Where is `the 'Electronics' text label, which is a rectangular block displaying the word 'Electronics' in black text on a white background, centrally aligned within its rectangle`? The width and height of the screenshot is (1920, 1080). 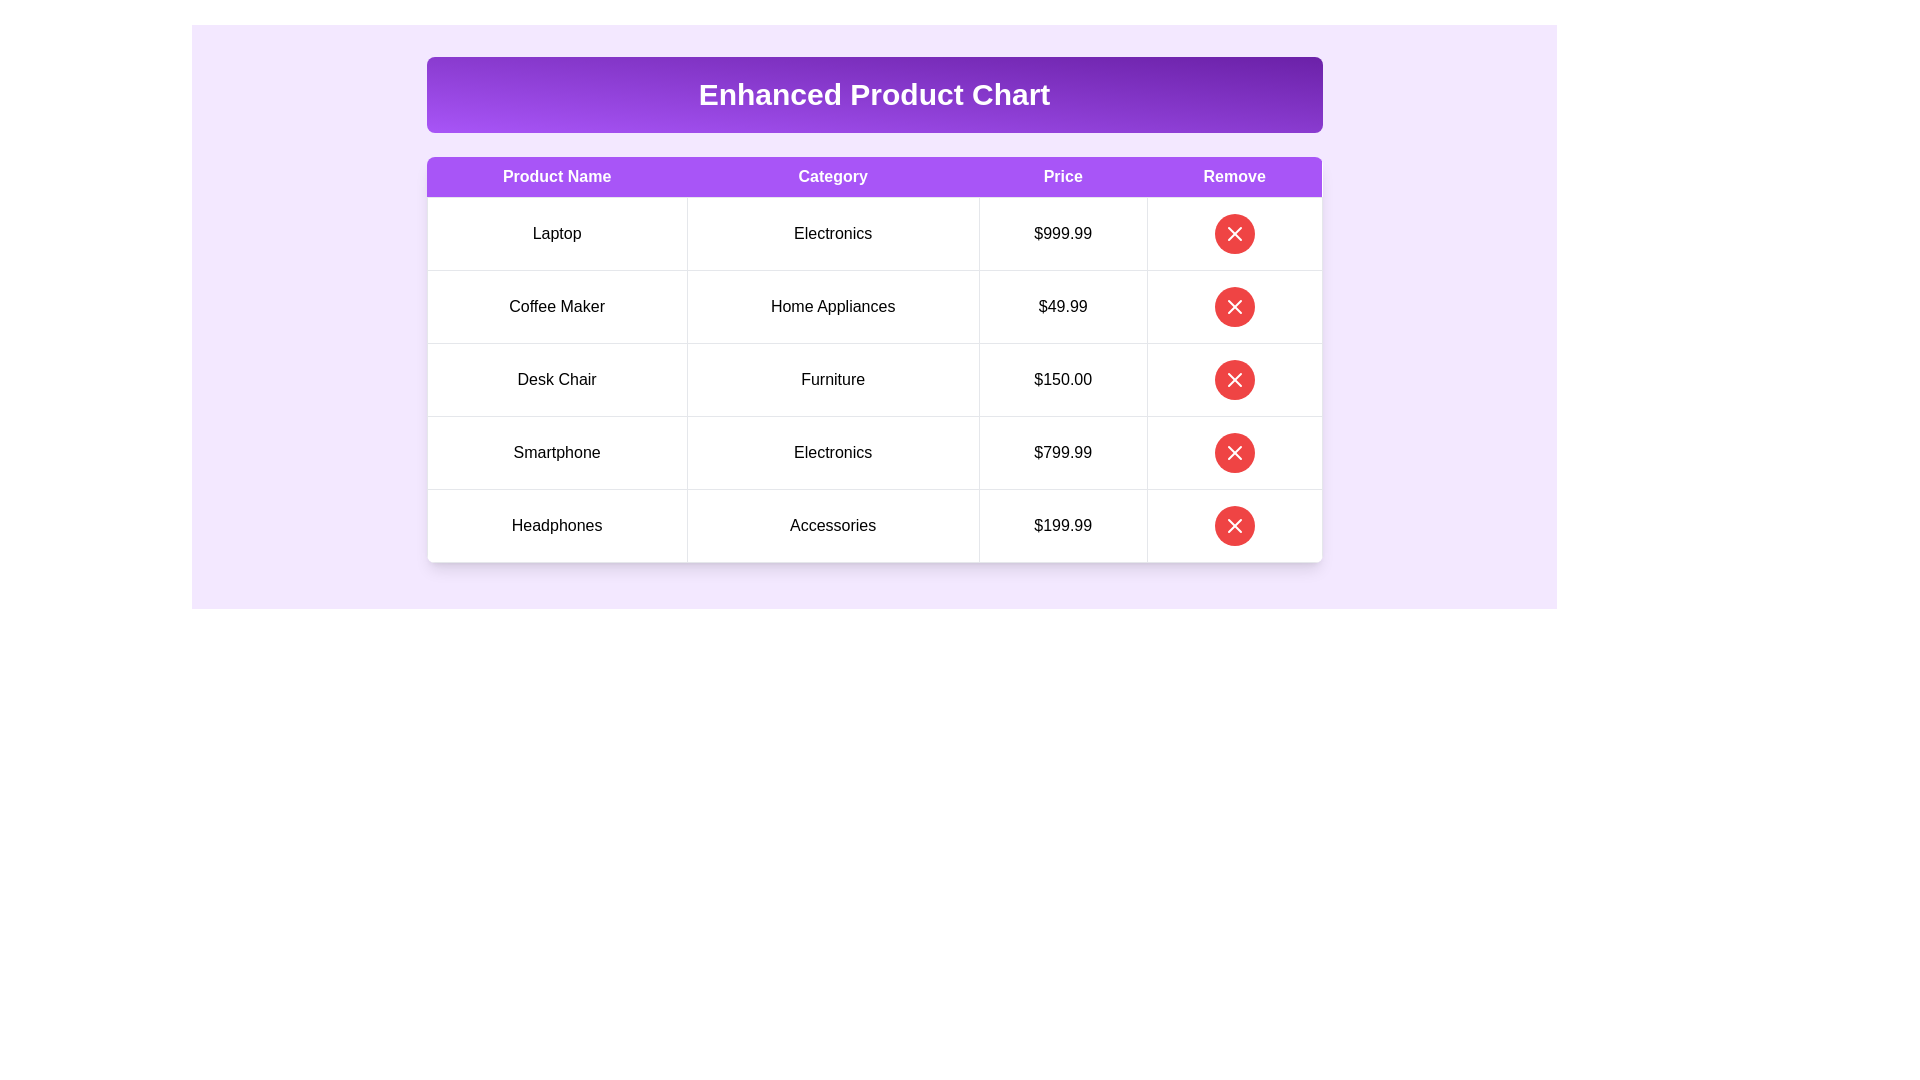
the 'Electronics' text label, which is a rectangular block displaying the word 'Electronics' in black text on a white background, centrally aligned within its rectangle is located at coordinates (833, 233).